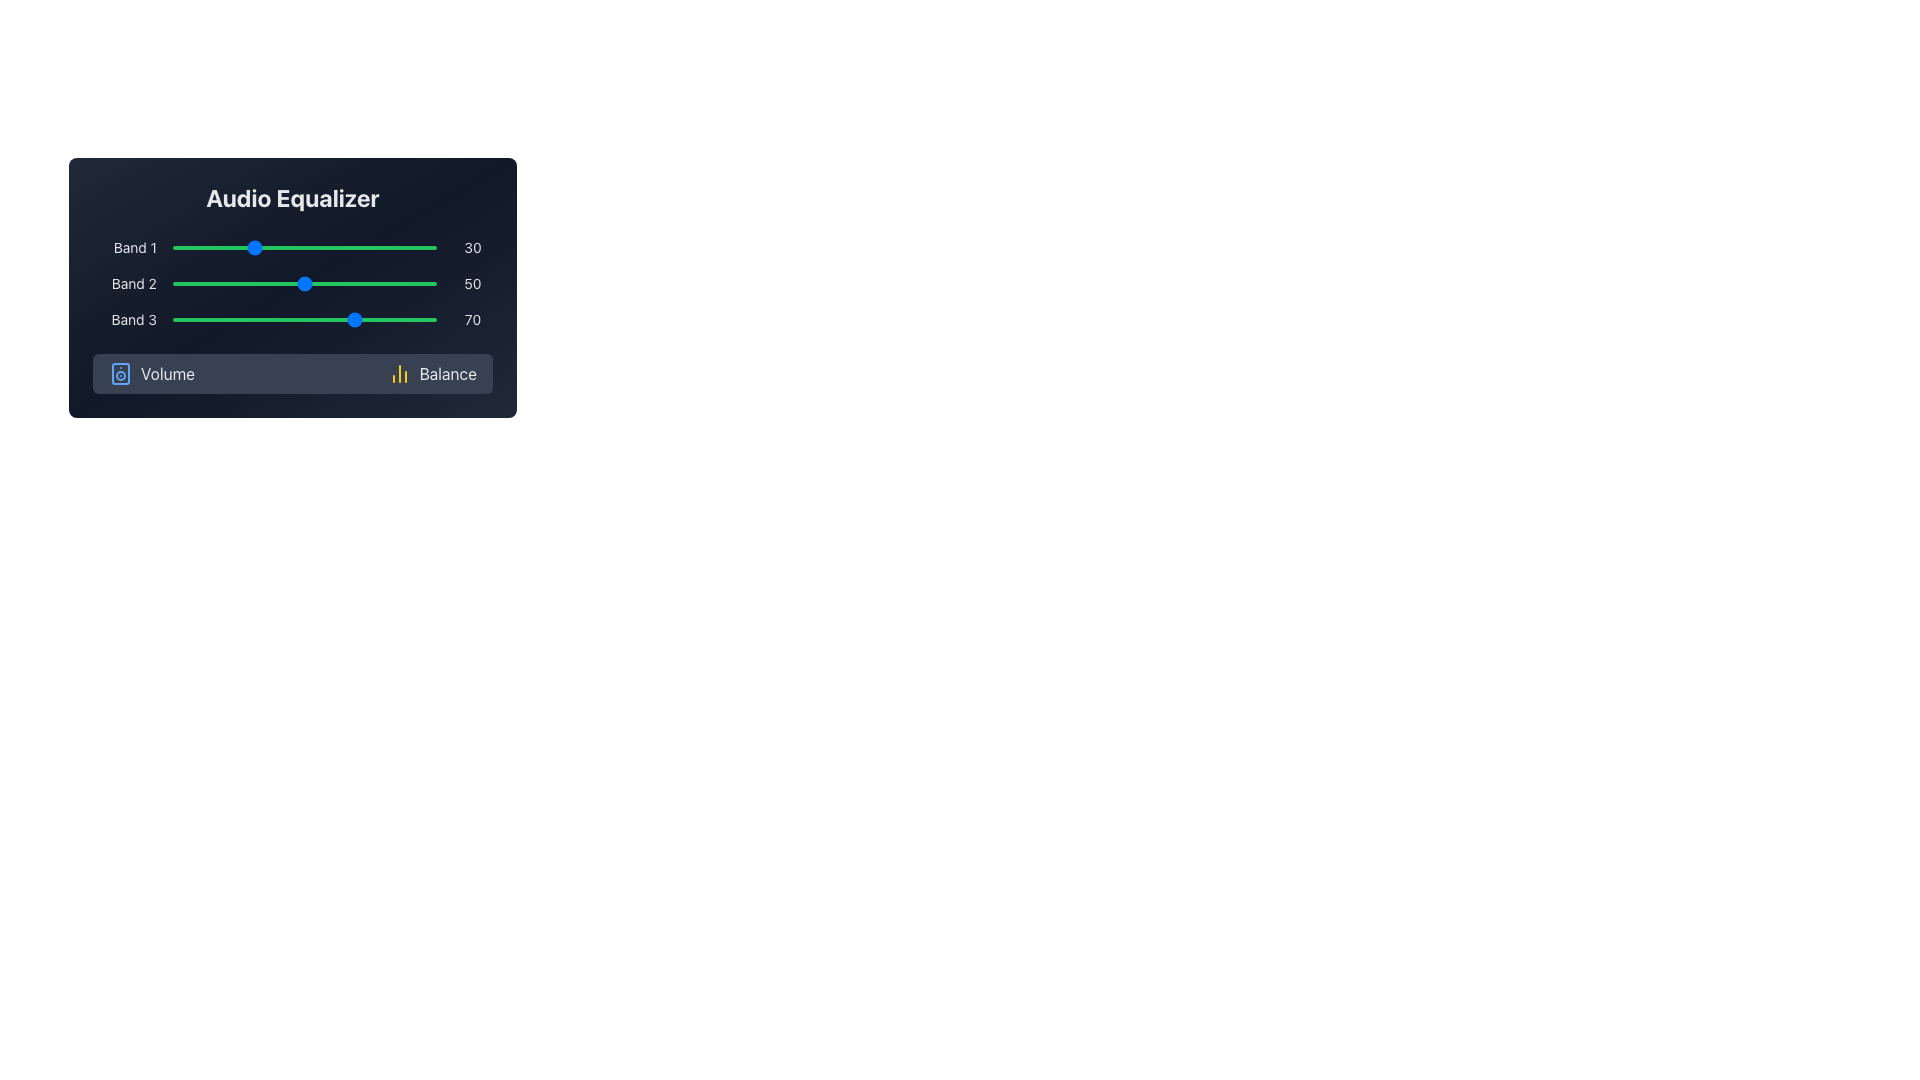 The width and height of the screenshot is (1920, 1080). Describe the element at coordinates (123, 319) in the screenshot. I see `the label for the third band in the audio equalizer, positioned below 'Band 2' and above the 'Volume' button, aligned with the corresponding slider and value indicator` at that location.